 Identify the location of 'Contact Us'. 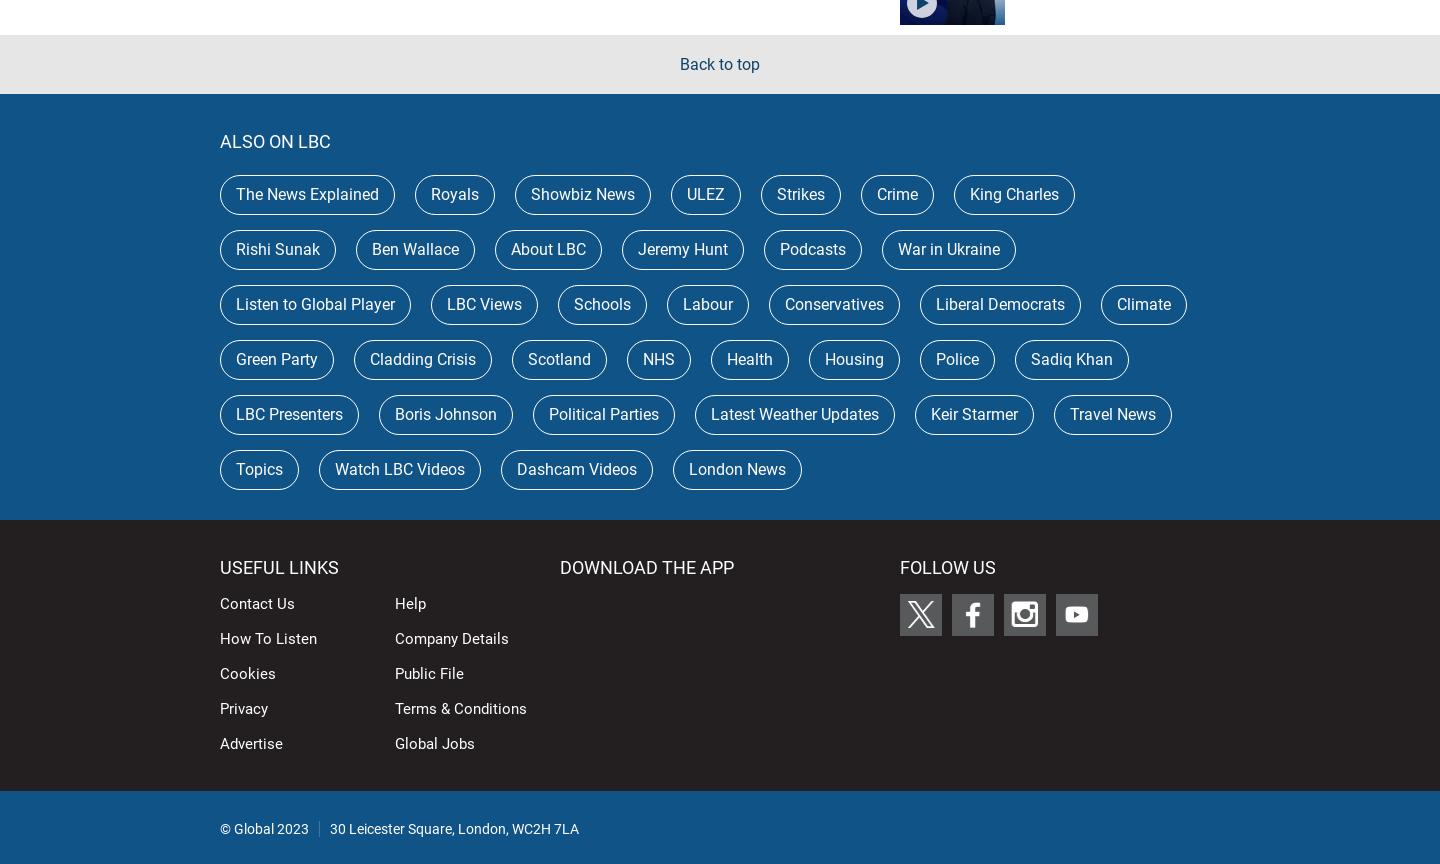
(220, 601).